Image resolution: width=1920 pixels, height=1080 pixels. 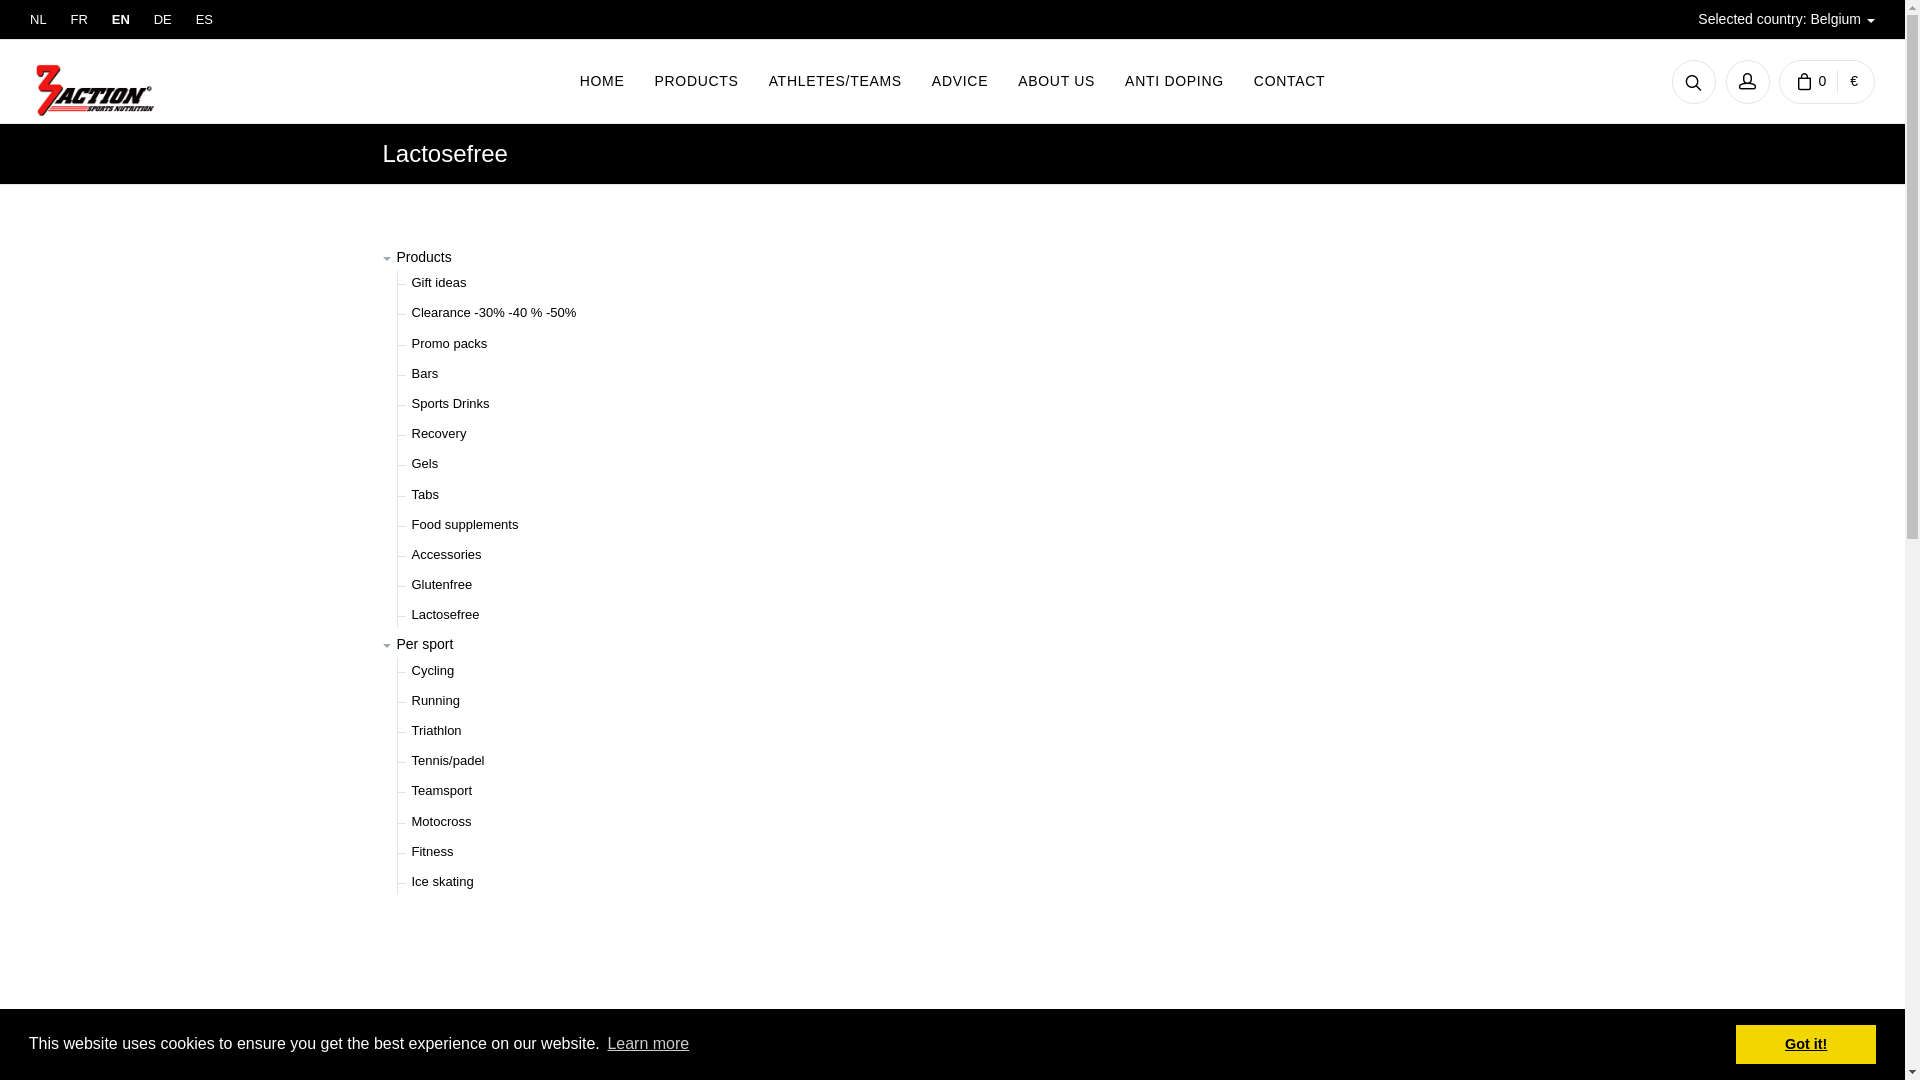 I want to click on 'Promo packs', so click(x=449, y=342).